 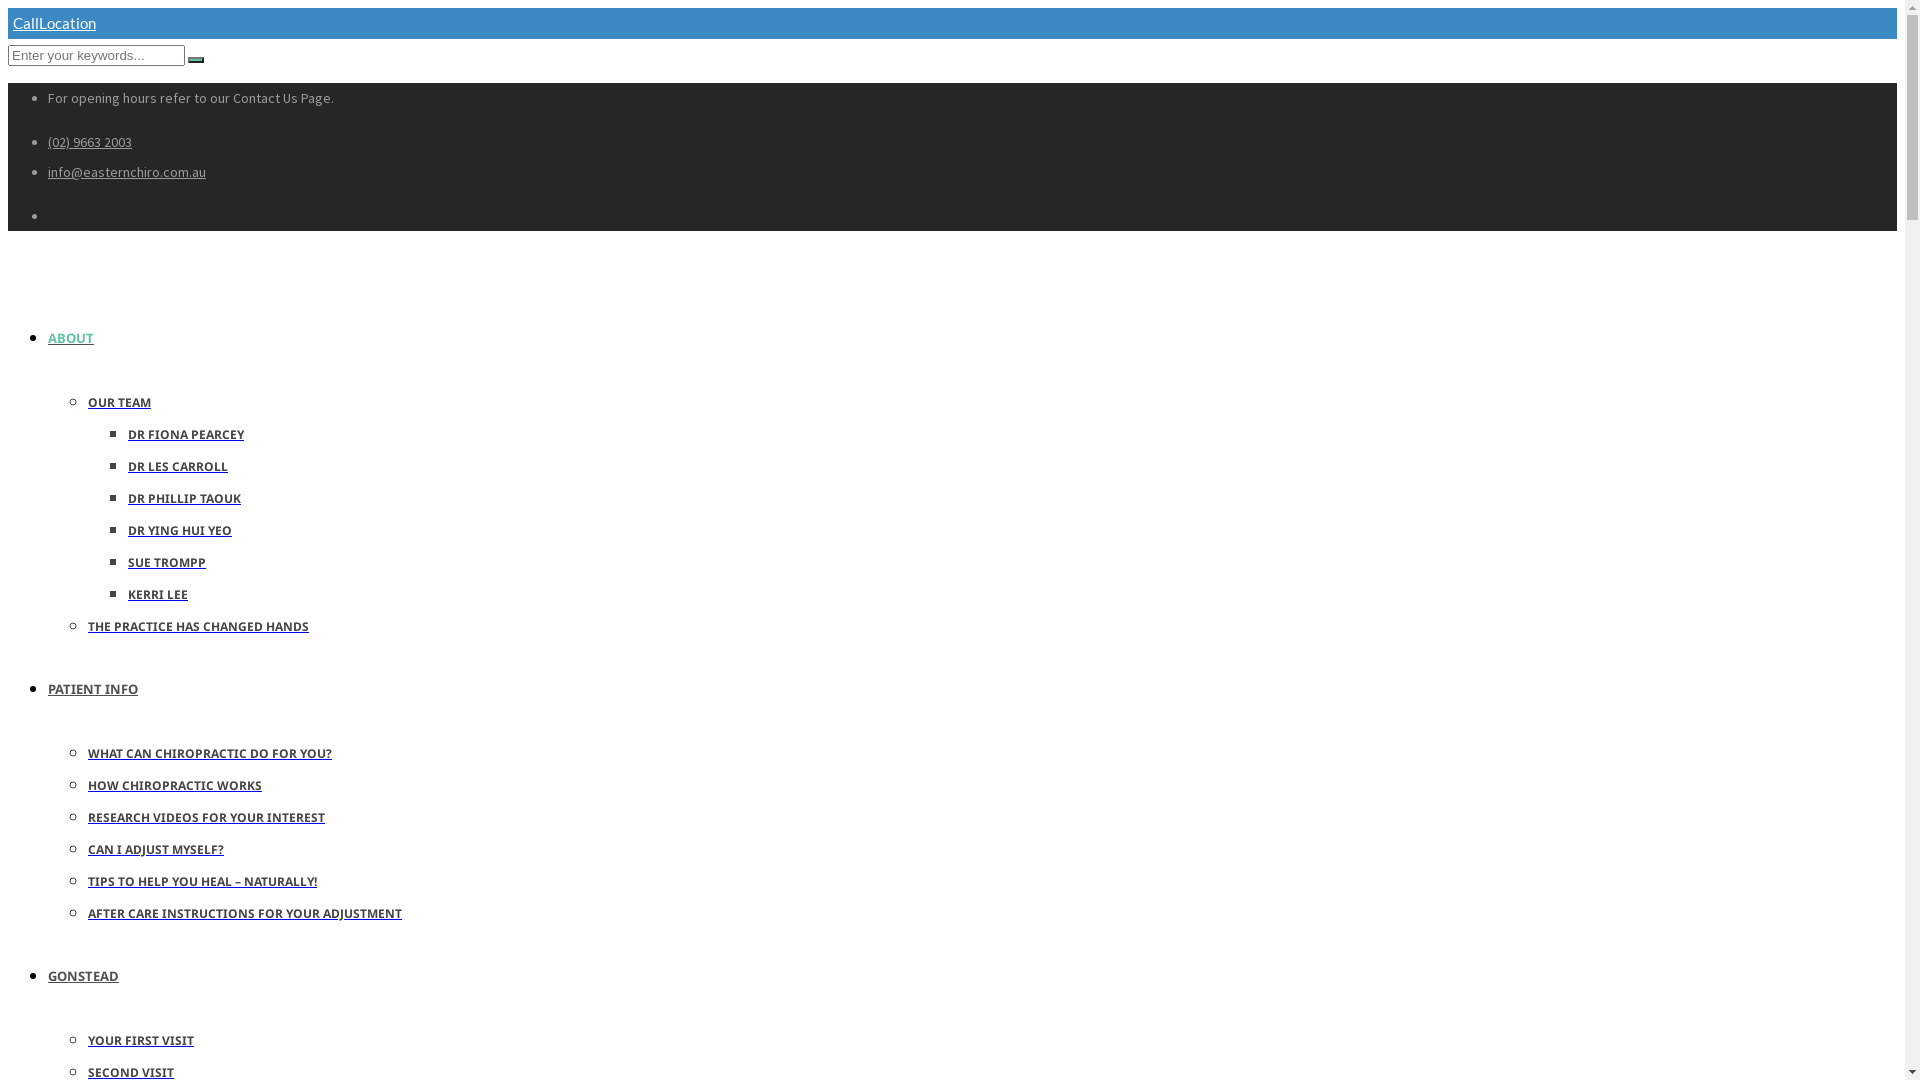 I want to click on 'DR PHILLIP TAOUK', so click(x=184, y=497).